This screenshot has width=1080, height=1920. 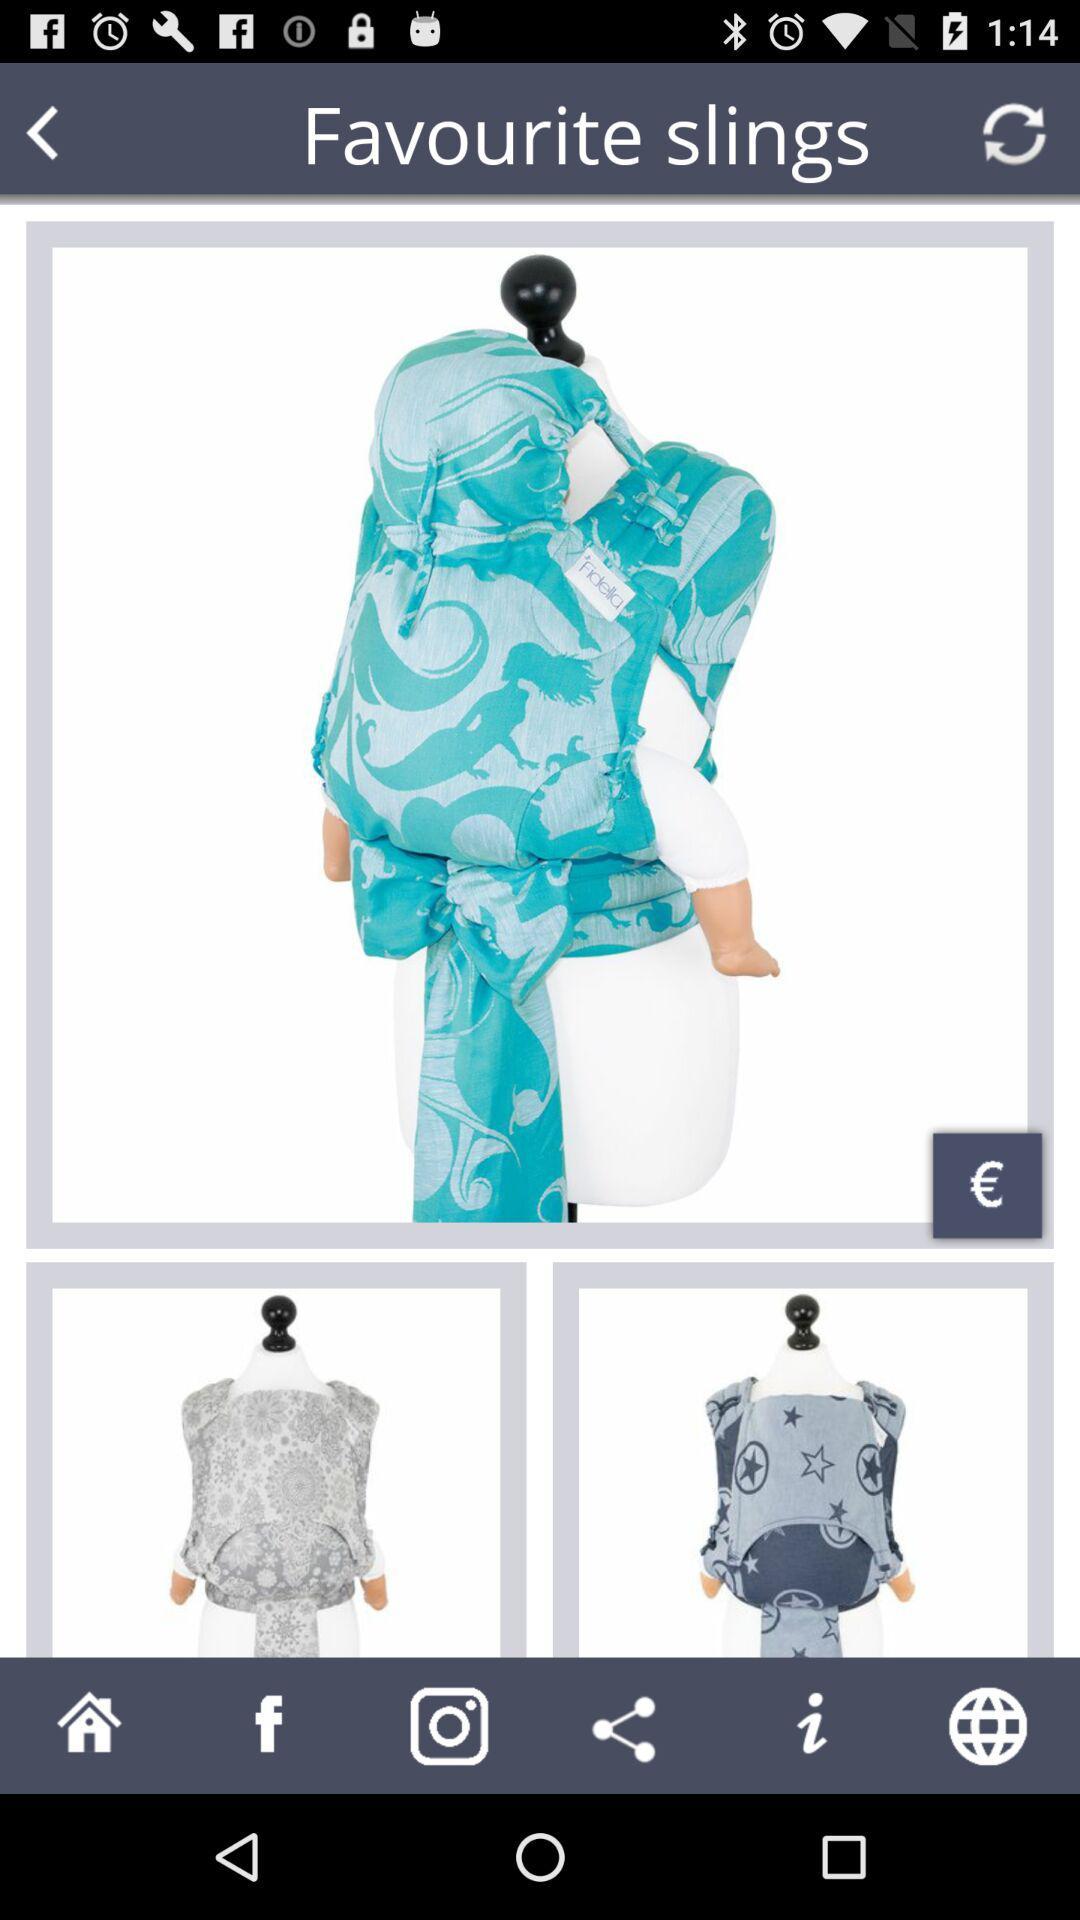 I want to click on first option on the left, so click(x=276, y=1473).